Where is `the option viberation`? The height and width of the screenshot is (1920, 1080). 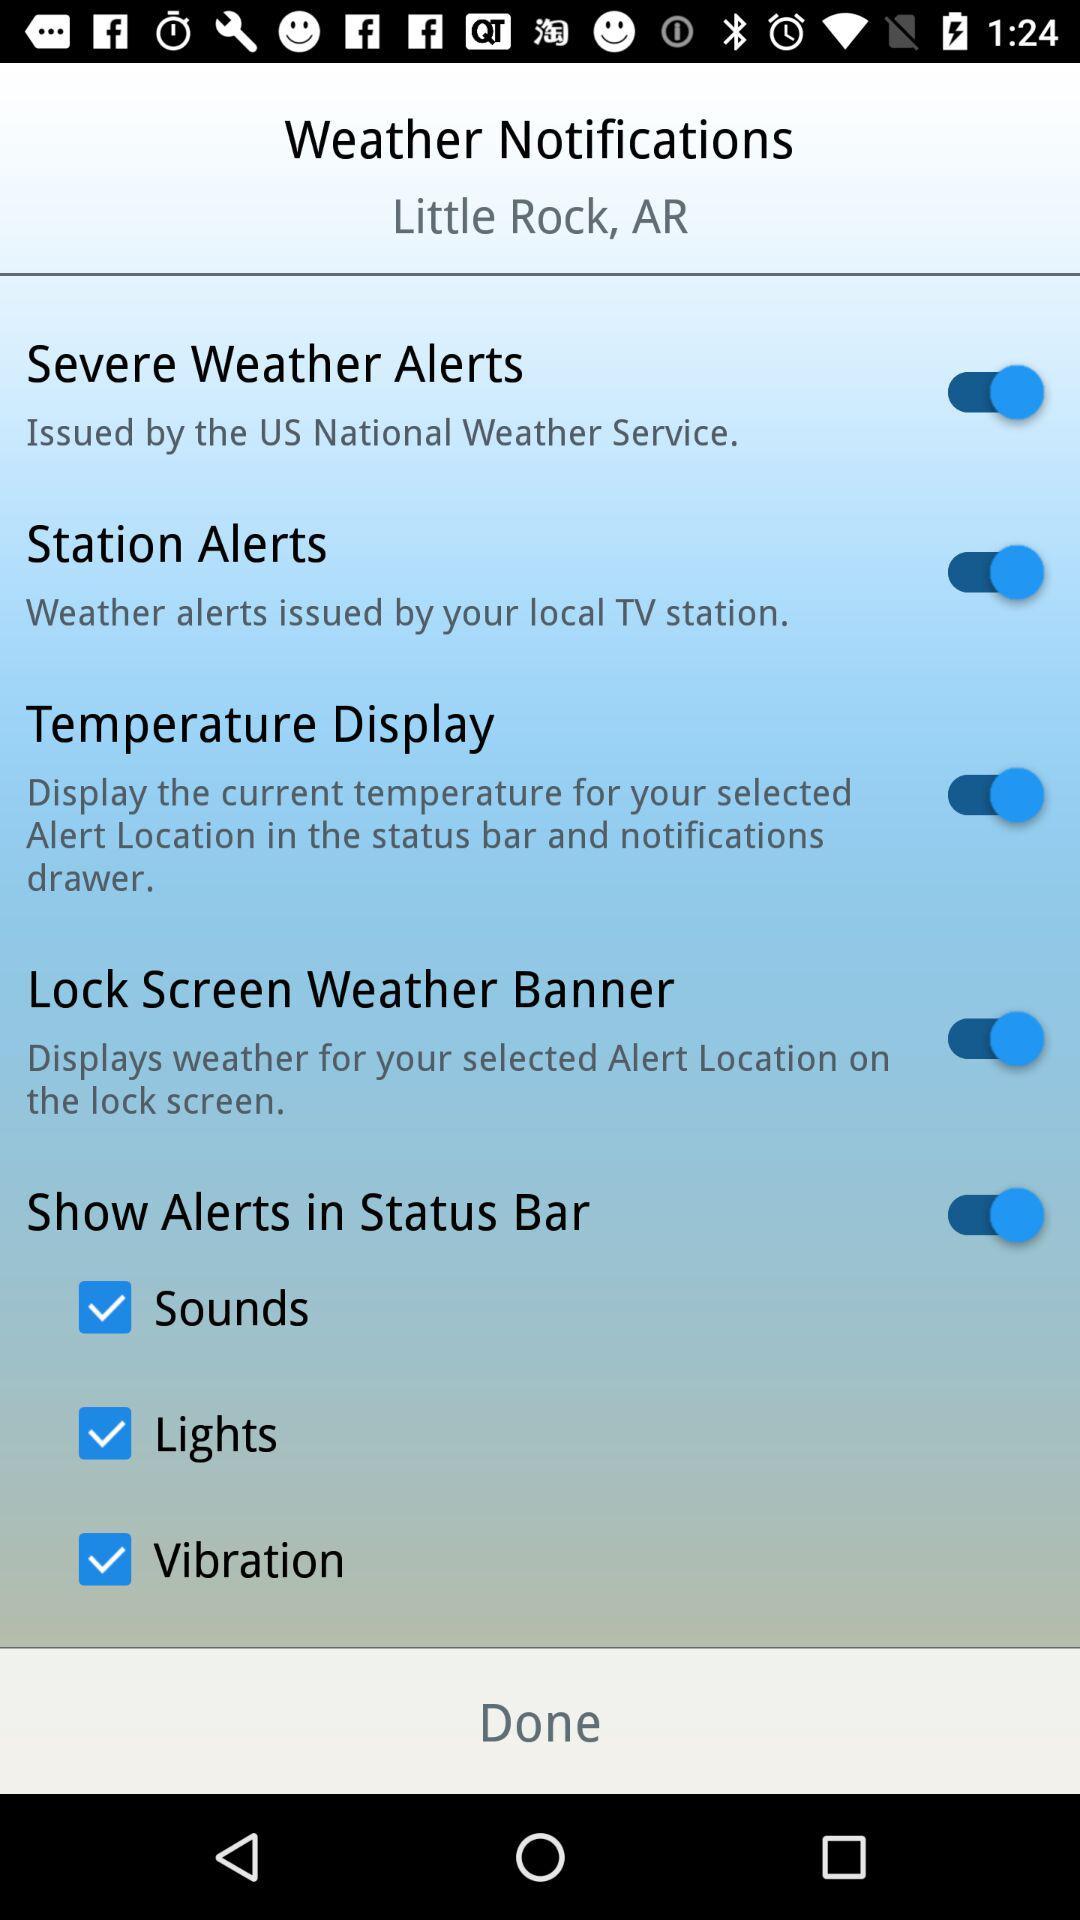
the option viberation is located at coordinates (212, 1558).